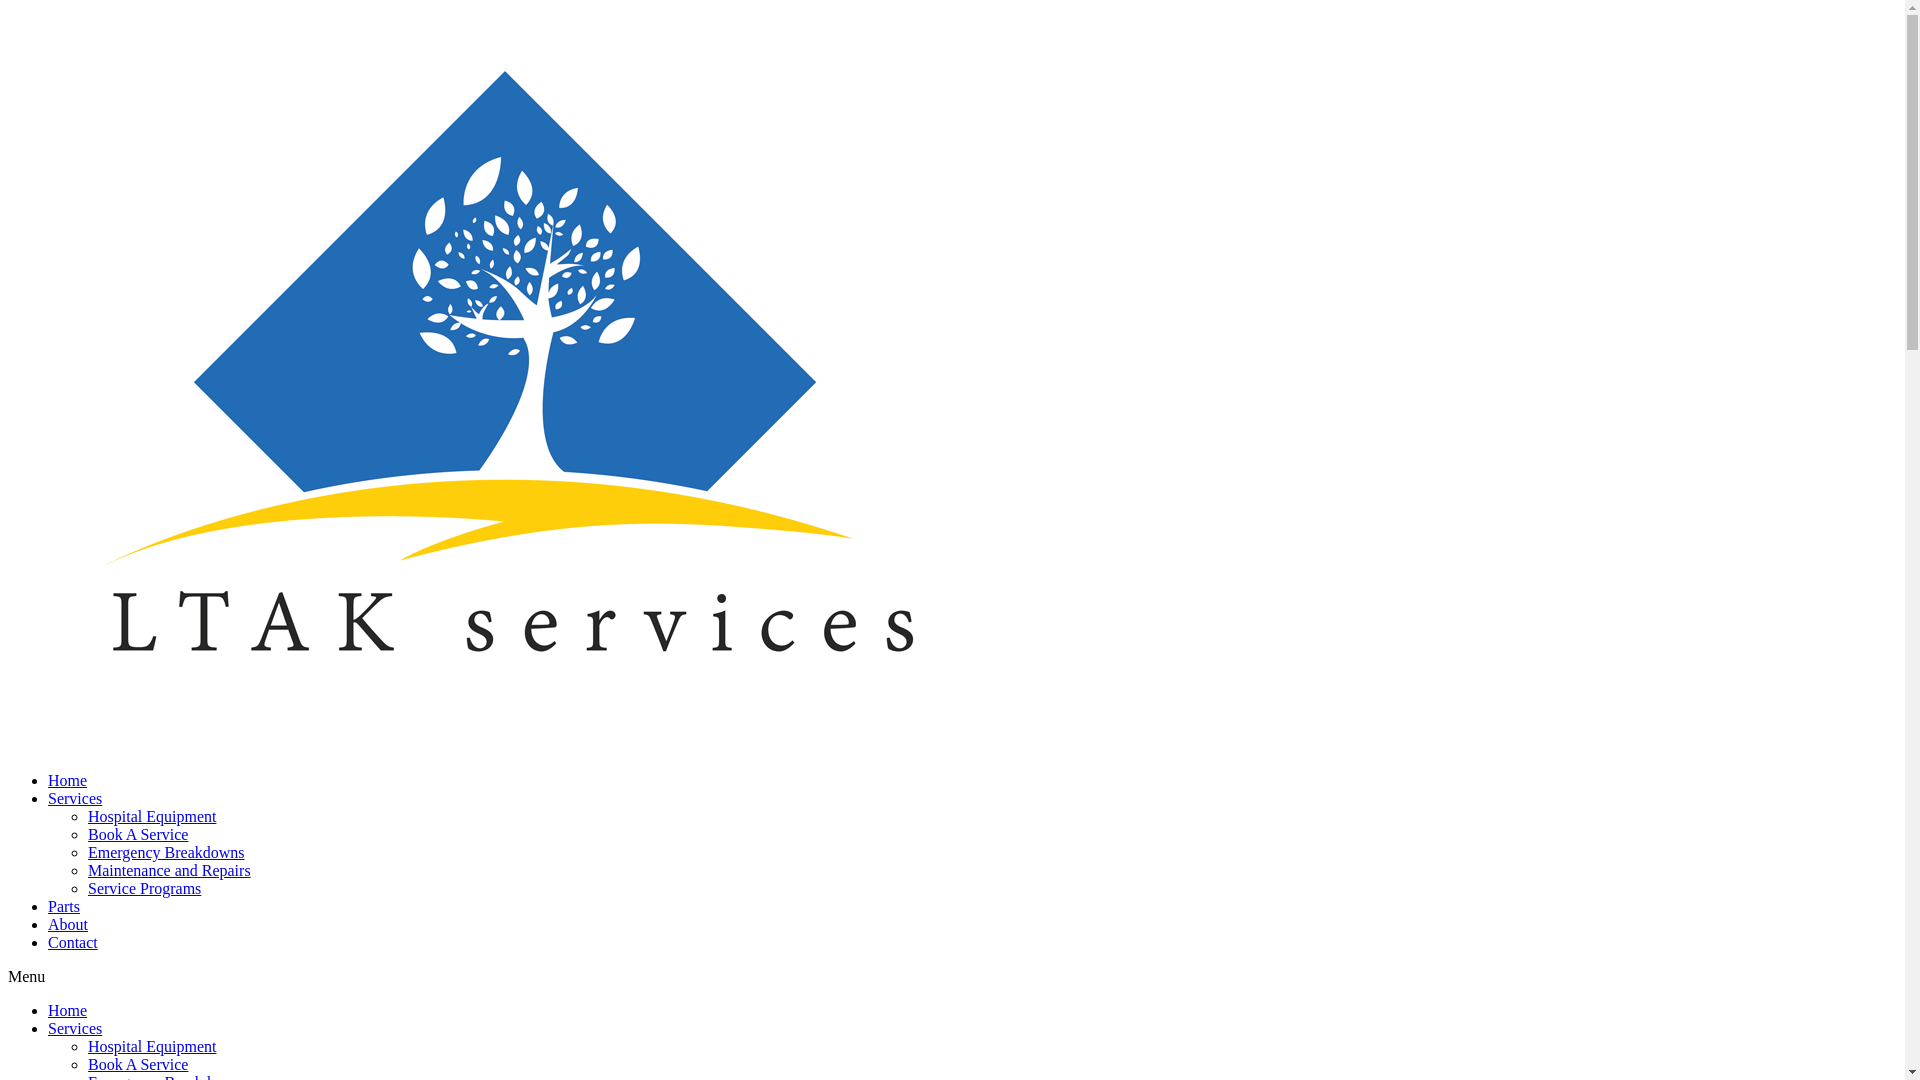 Image resolution: width=1920 pixels, height=1080 pixels. What do you see at coordinates (67, 779) in the screenshot?
I see `'Home'` at bounding box center [67, 779].